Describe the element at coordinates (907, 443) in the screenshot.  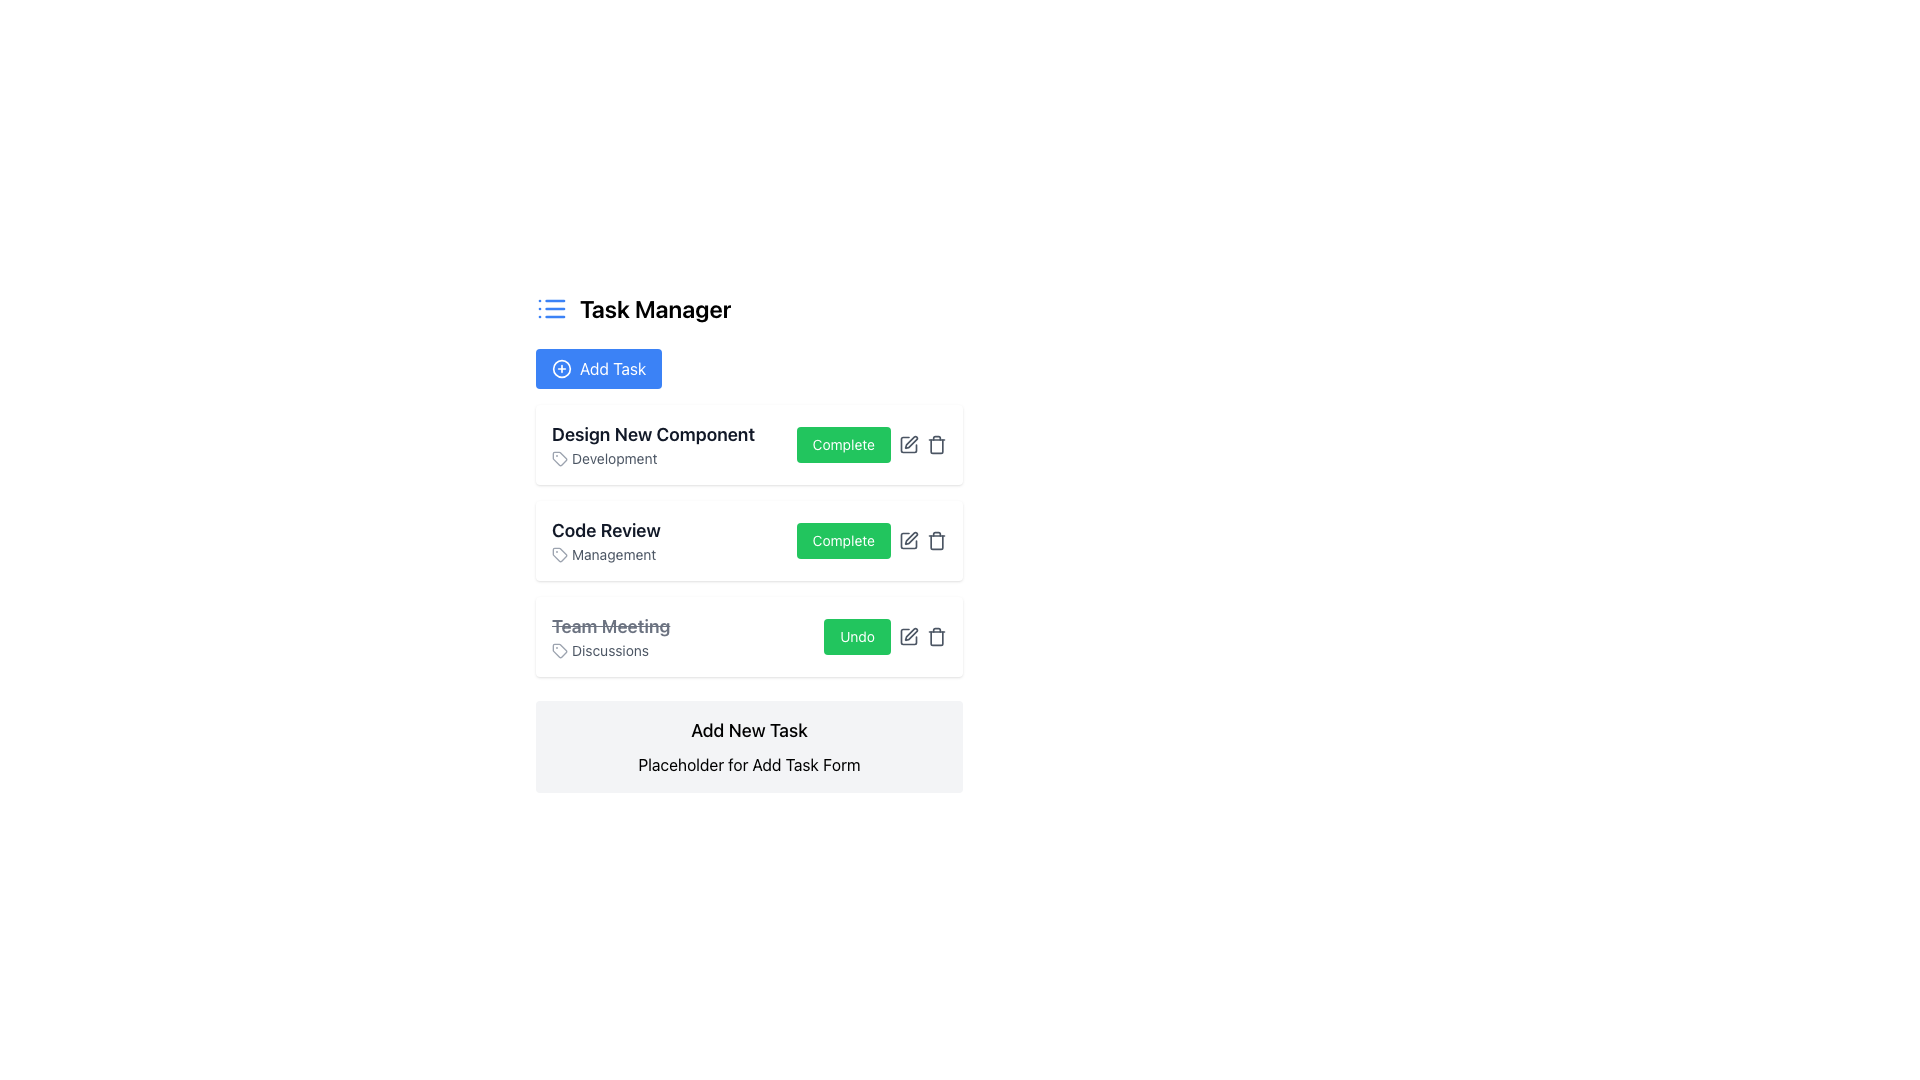
I see `the editing icon represented by a pen or pencil, located to the right of the green 'Complete' button in the task management interface` at that location.